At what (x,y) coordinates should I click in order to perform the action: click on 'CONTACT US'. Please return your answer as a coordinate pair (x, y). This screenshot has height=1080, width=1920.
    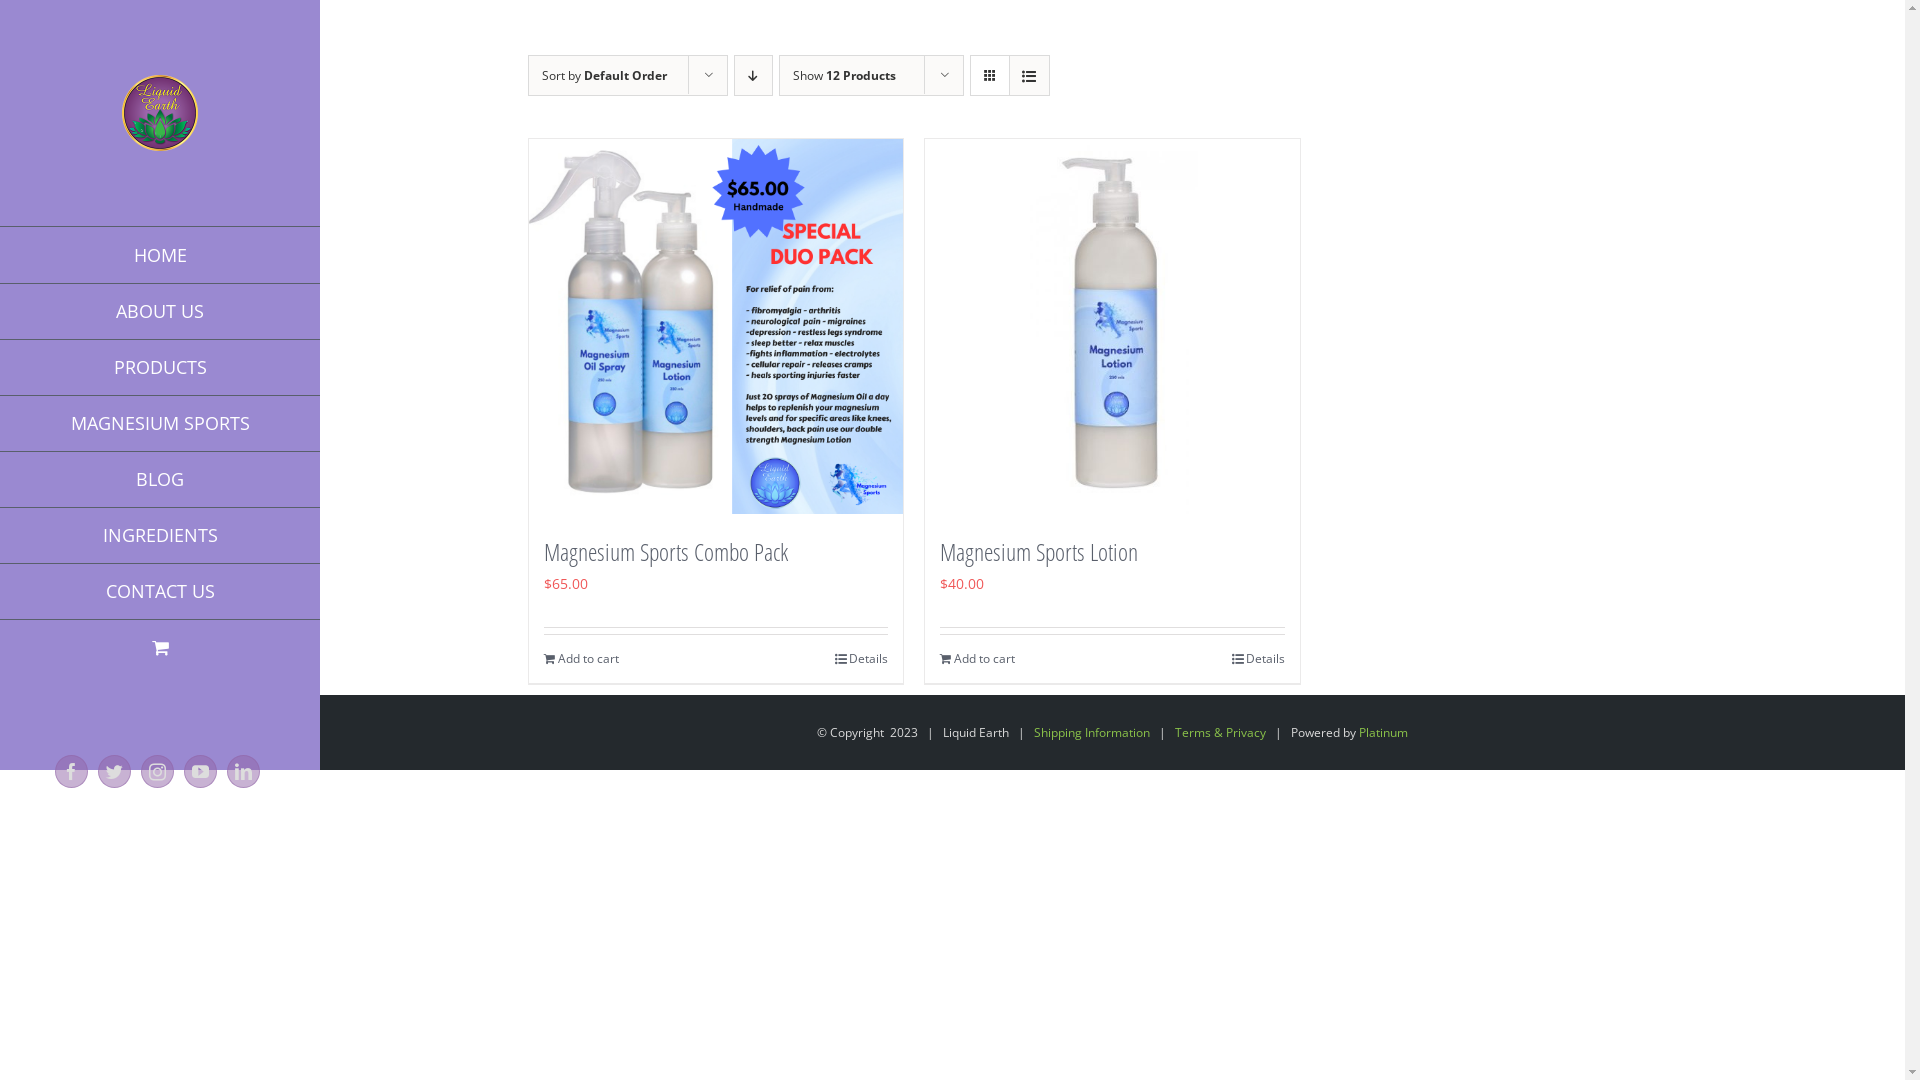
    Looking at the image, I should click on (158, 590).